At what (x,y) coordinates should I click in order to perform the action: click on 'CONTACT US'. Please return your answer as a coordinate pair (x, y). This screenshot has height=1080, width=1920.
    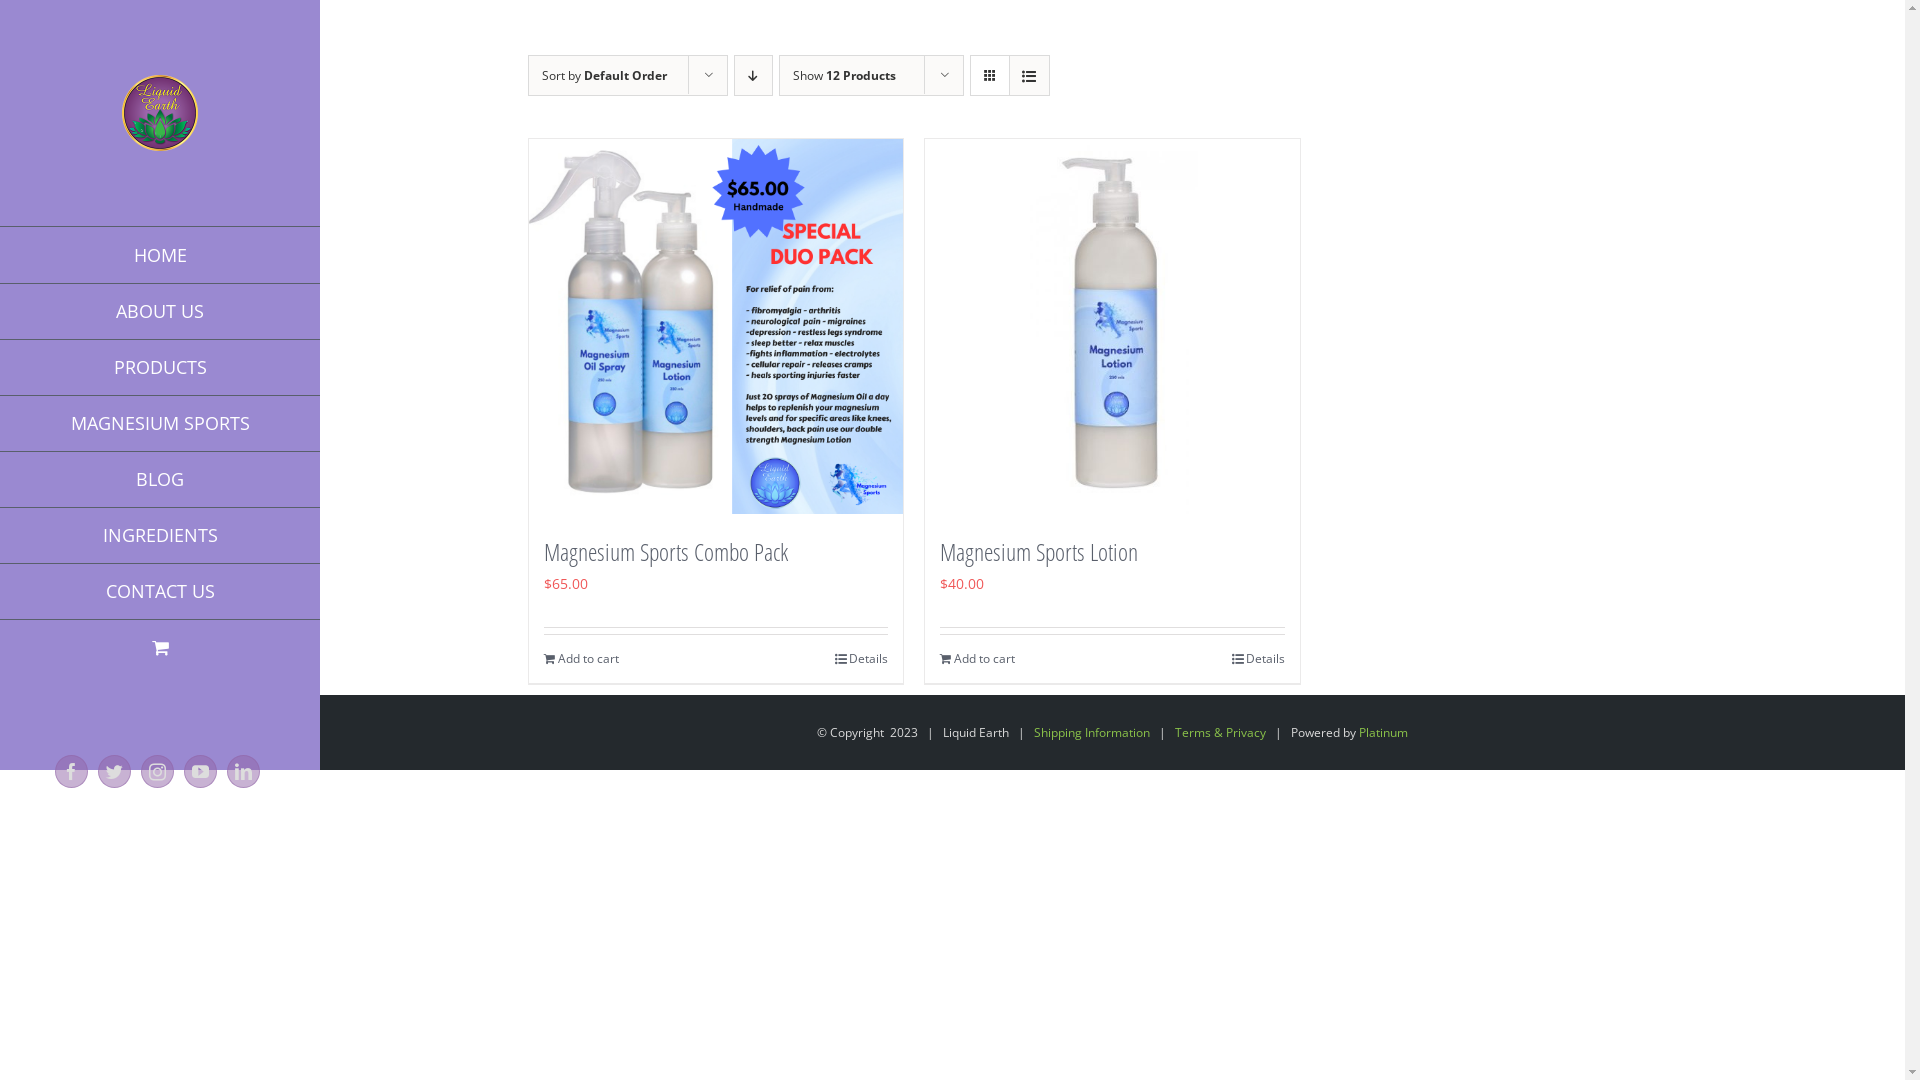
    Looking at the image, I should click on (158, 590).